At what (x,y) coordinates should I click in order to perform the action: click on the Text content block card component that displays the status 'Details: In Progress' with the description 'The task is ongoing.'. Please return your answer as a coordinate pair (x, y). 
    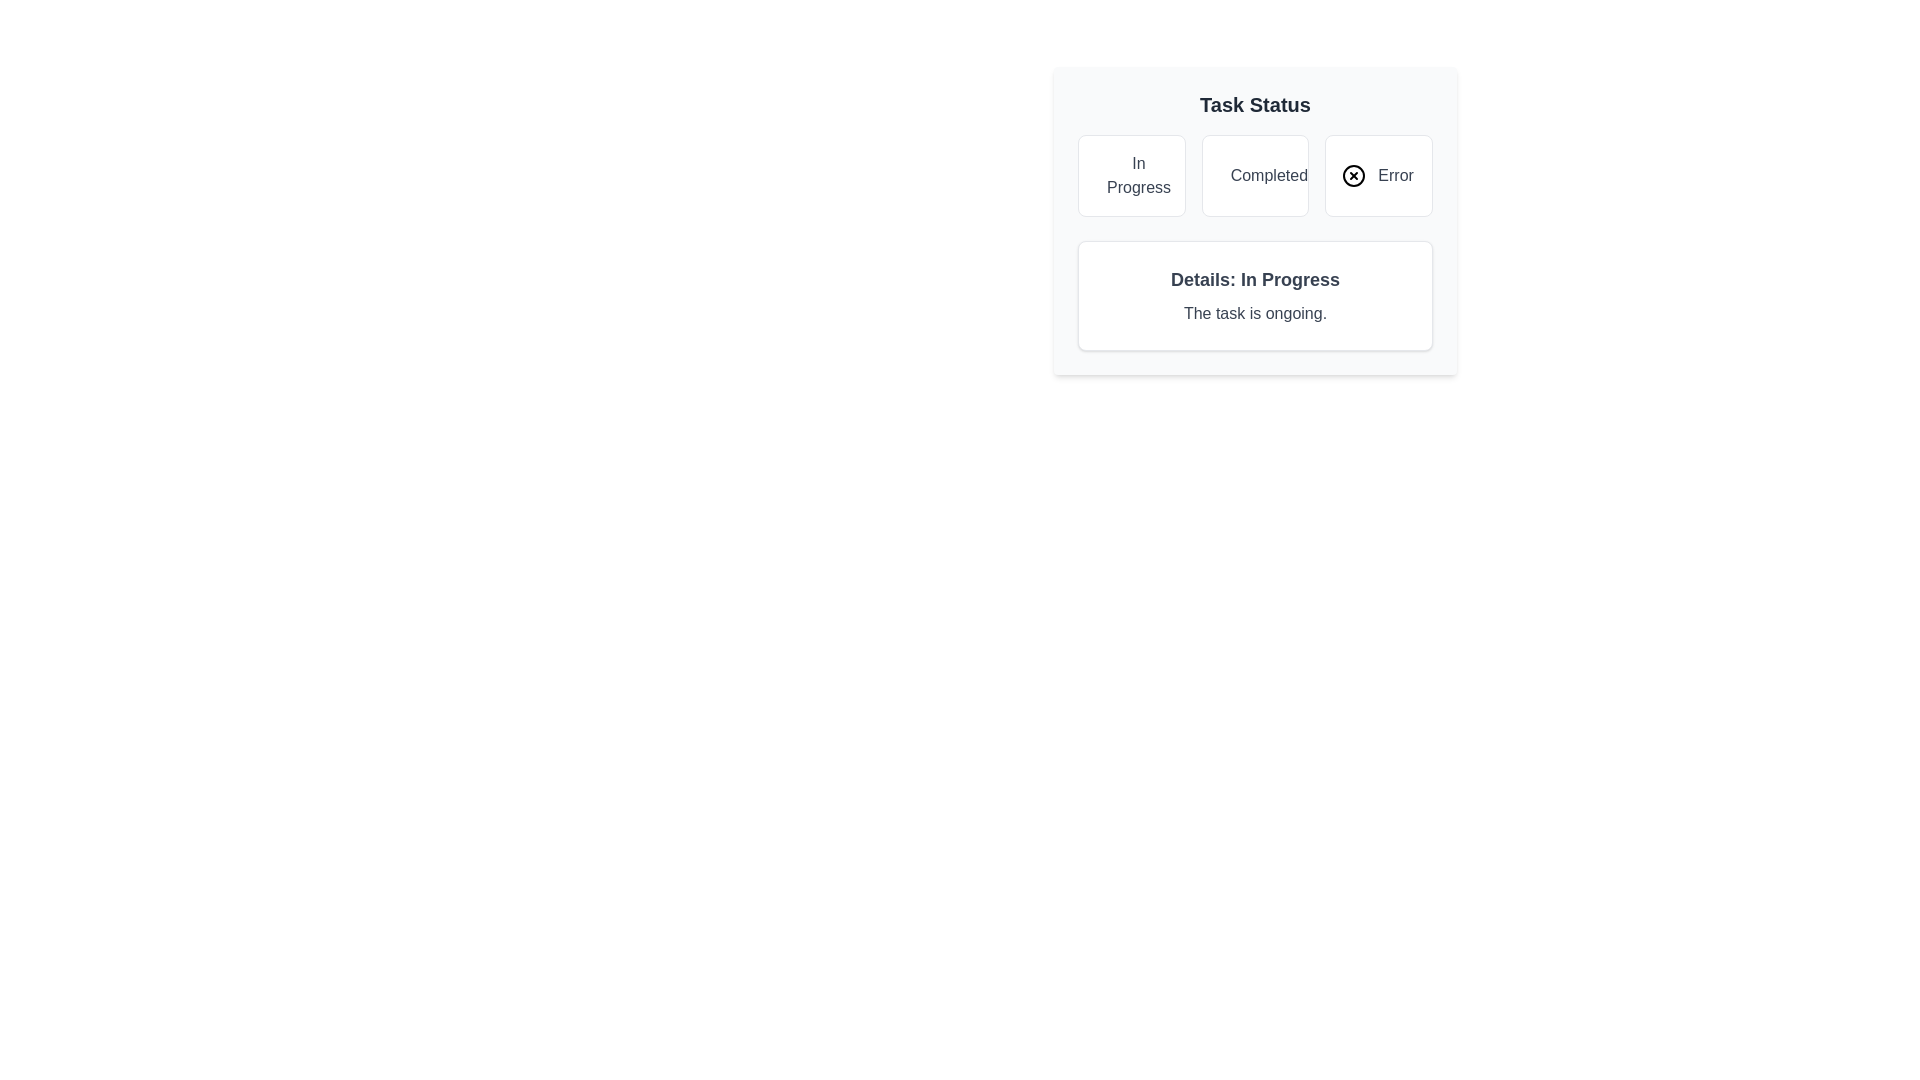
    Looking at the image, I should click on (1254, 296).